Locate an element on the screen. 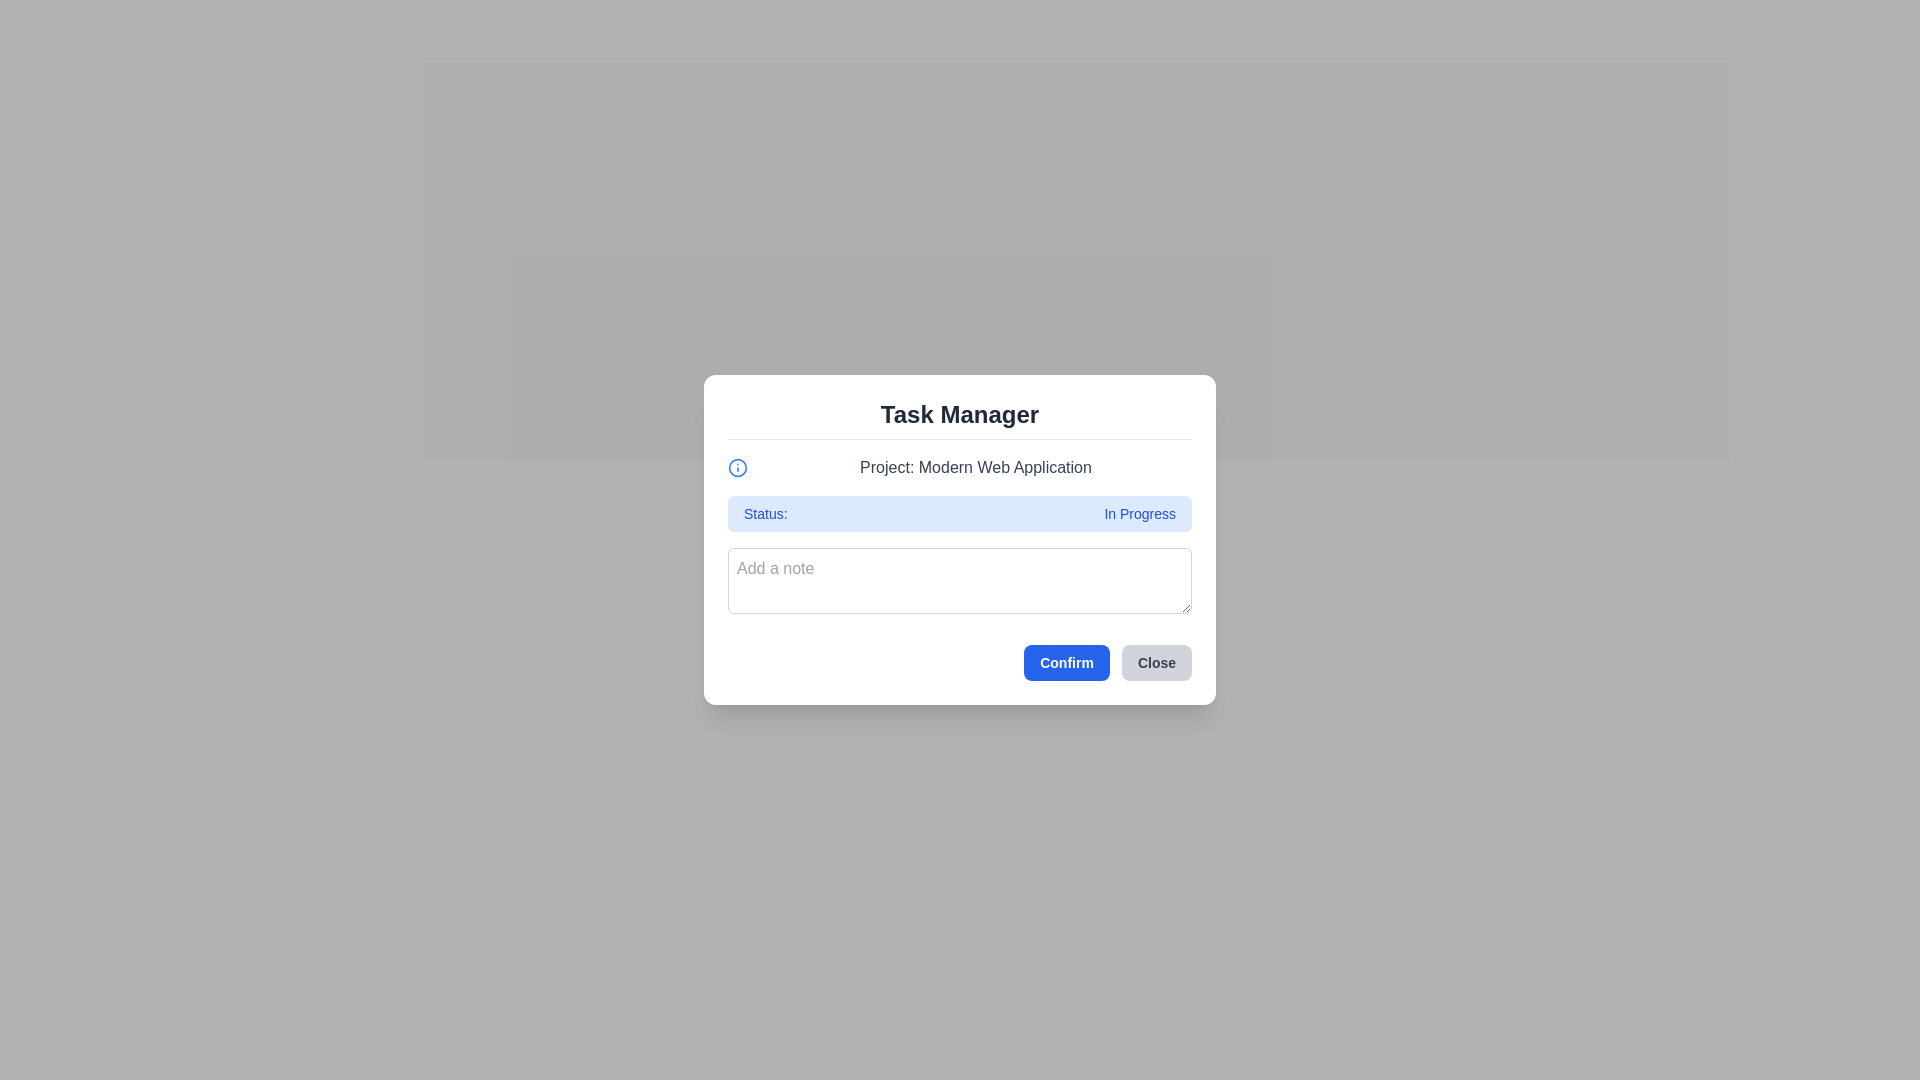  the leftmost button in the bottom-right corner of the 'Task Manager' dialog box to confirm an action is located at coordinates (1065, 663).